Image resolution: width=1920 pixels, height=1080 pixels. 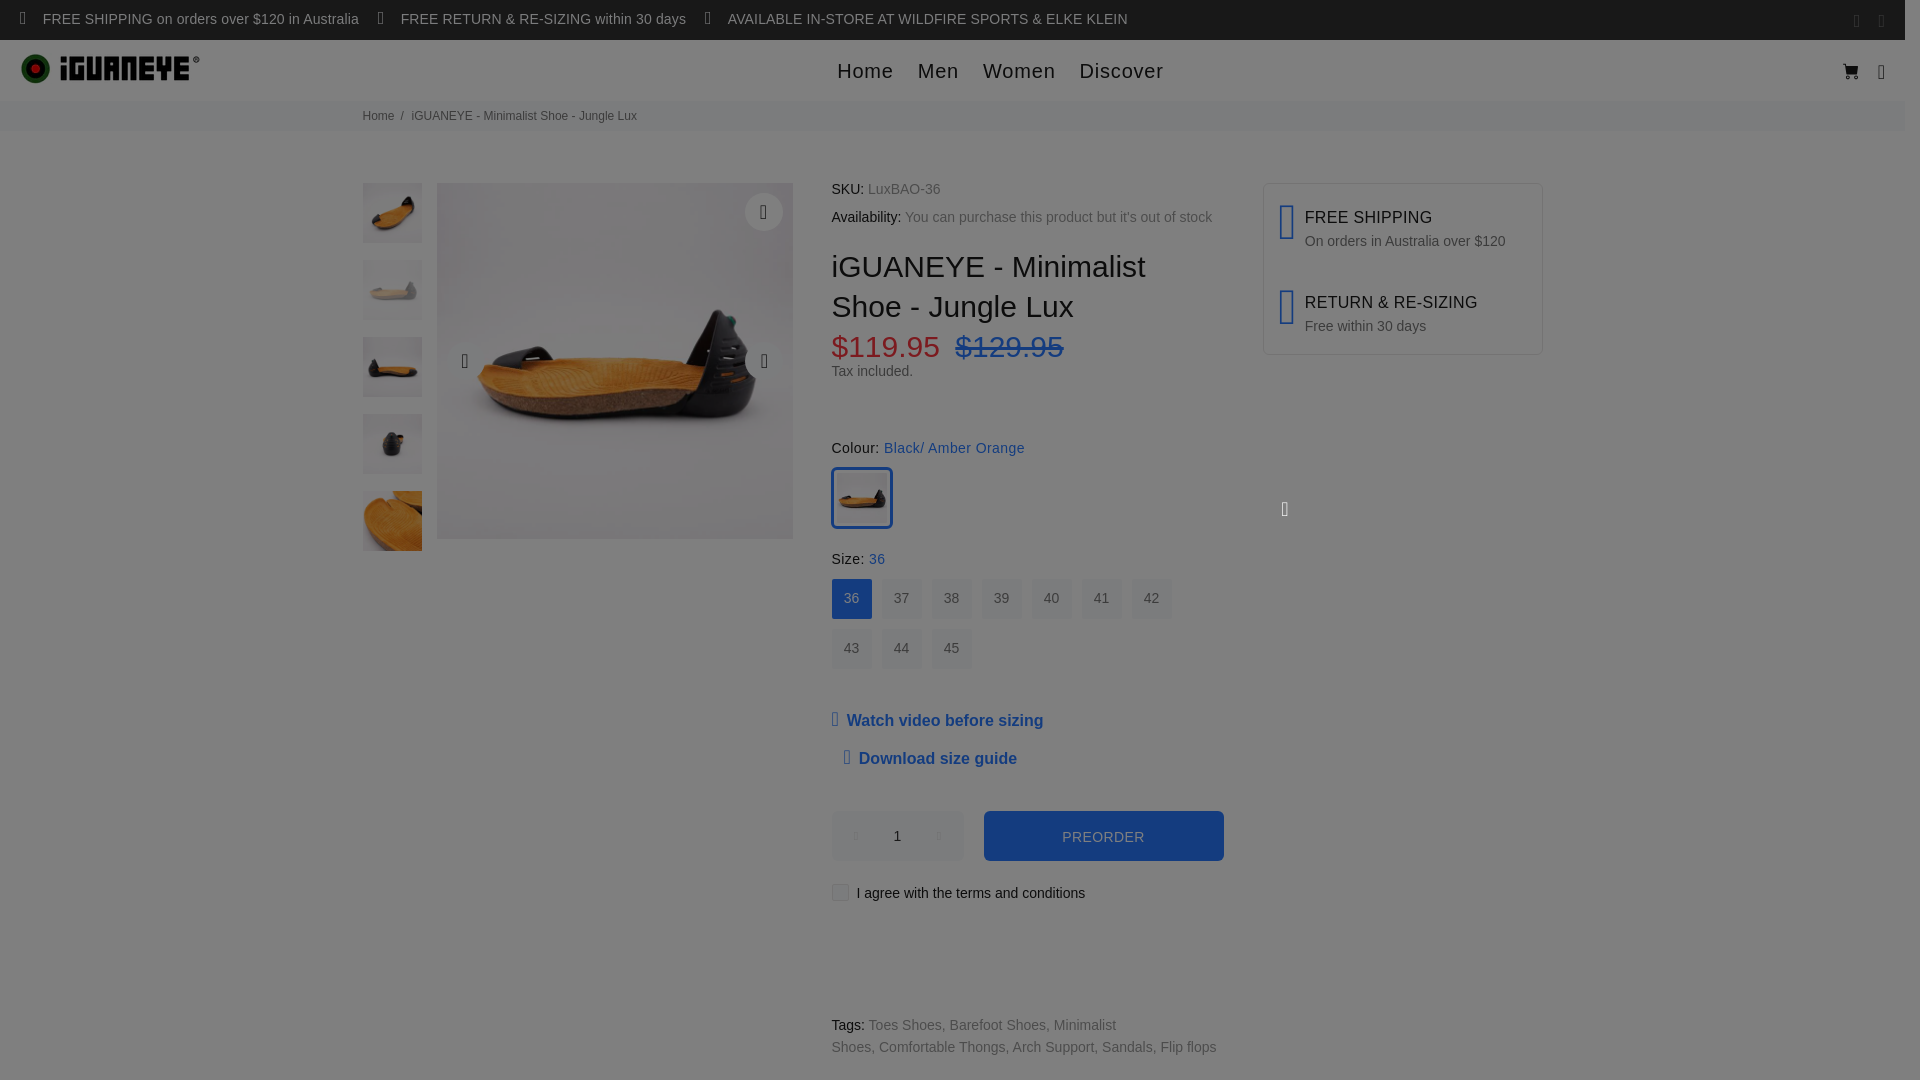 What do you see at coordinates (831, 648) in the screenshot?
I see `'43'` at bounding box center [831, 648].